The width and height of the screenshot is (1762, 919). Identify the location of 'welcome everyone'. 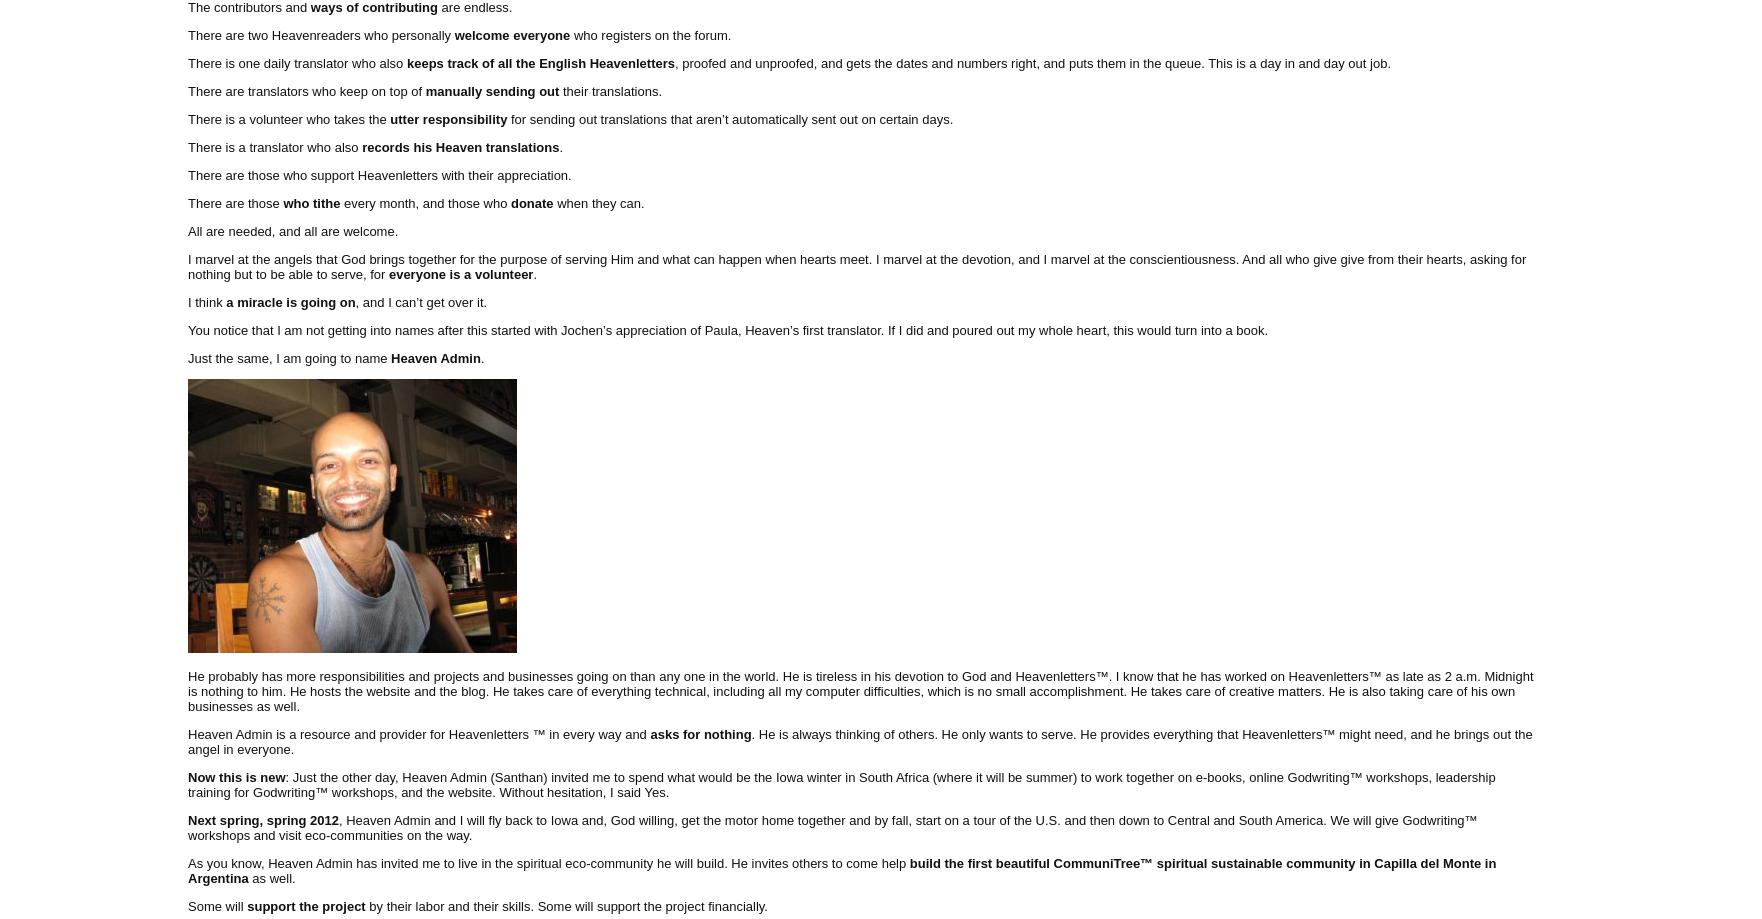
(511, 34).